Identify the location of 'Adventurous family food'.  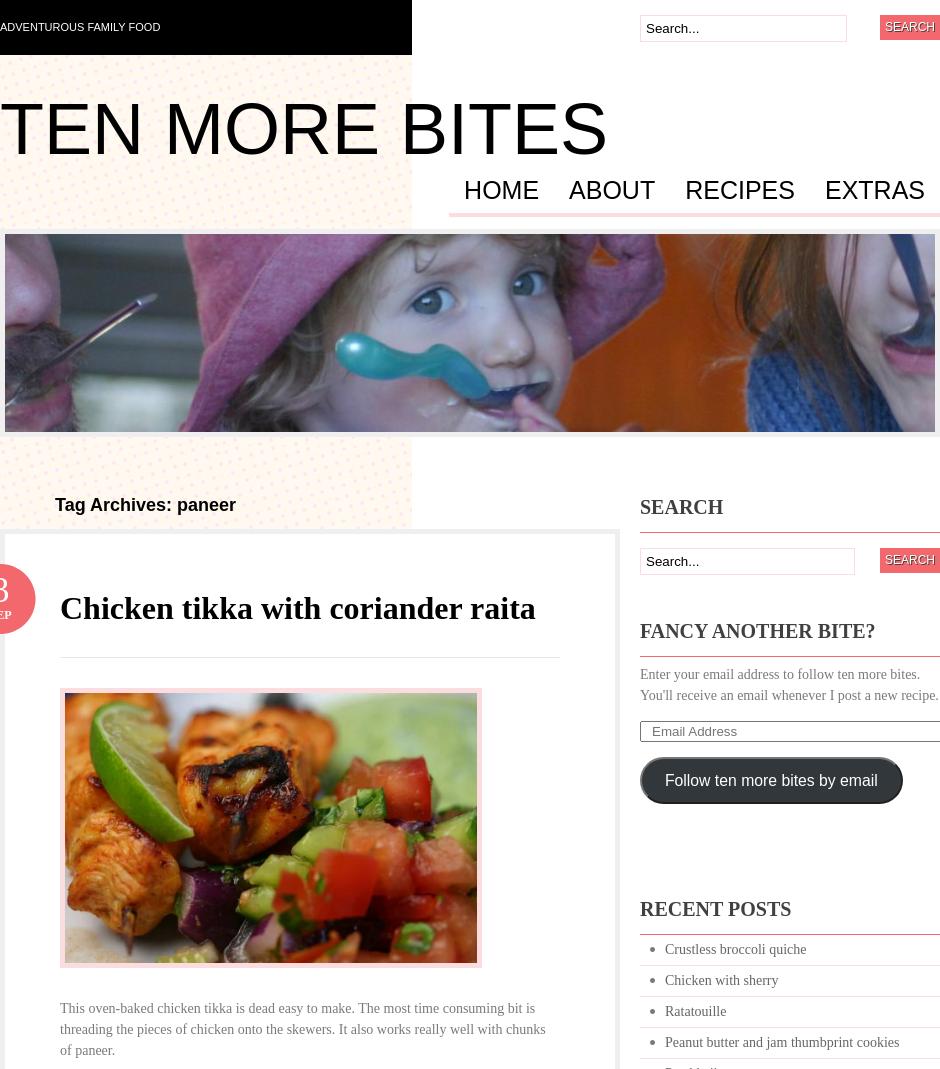
(79, 26).